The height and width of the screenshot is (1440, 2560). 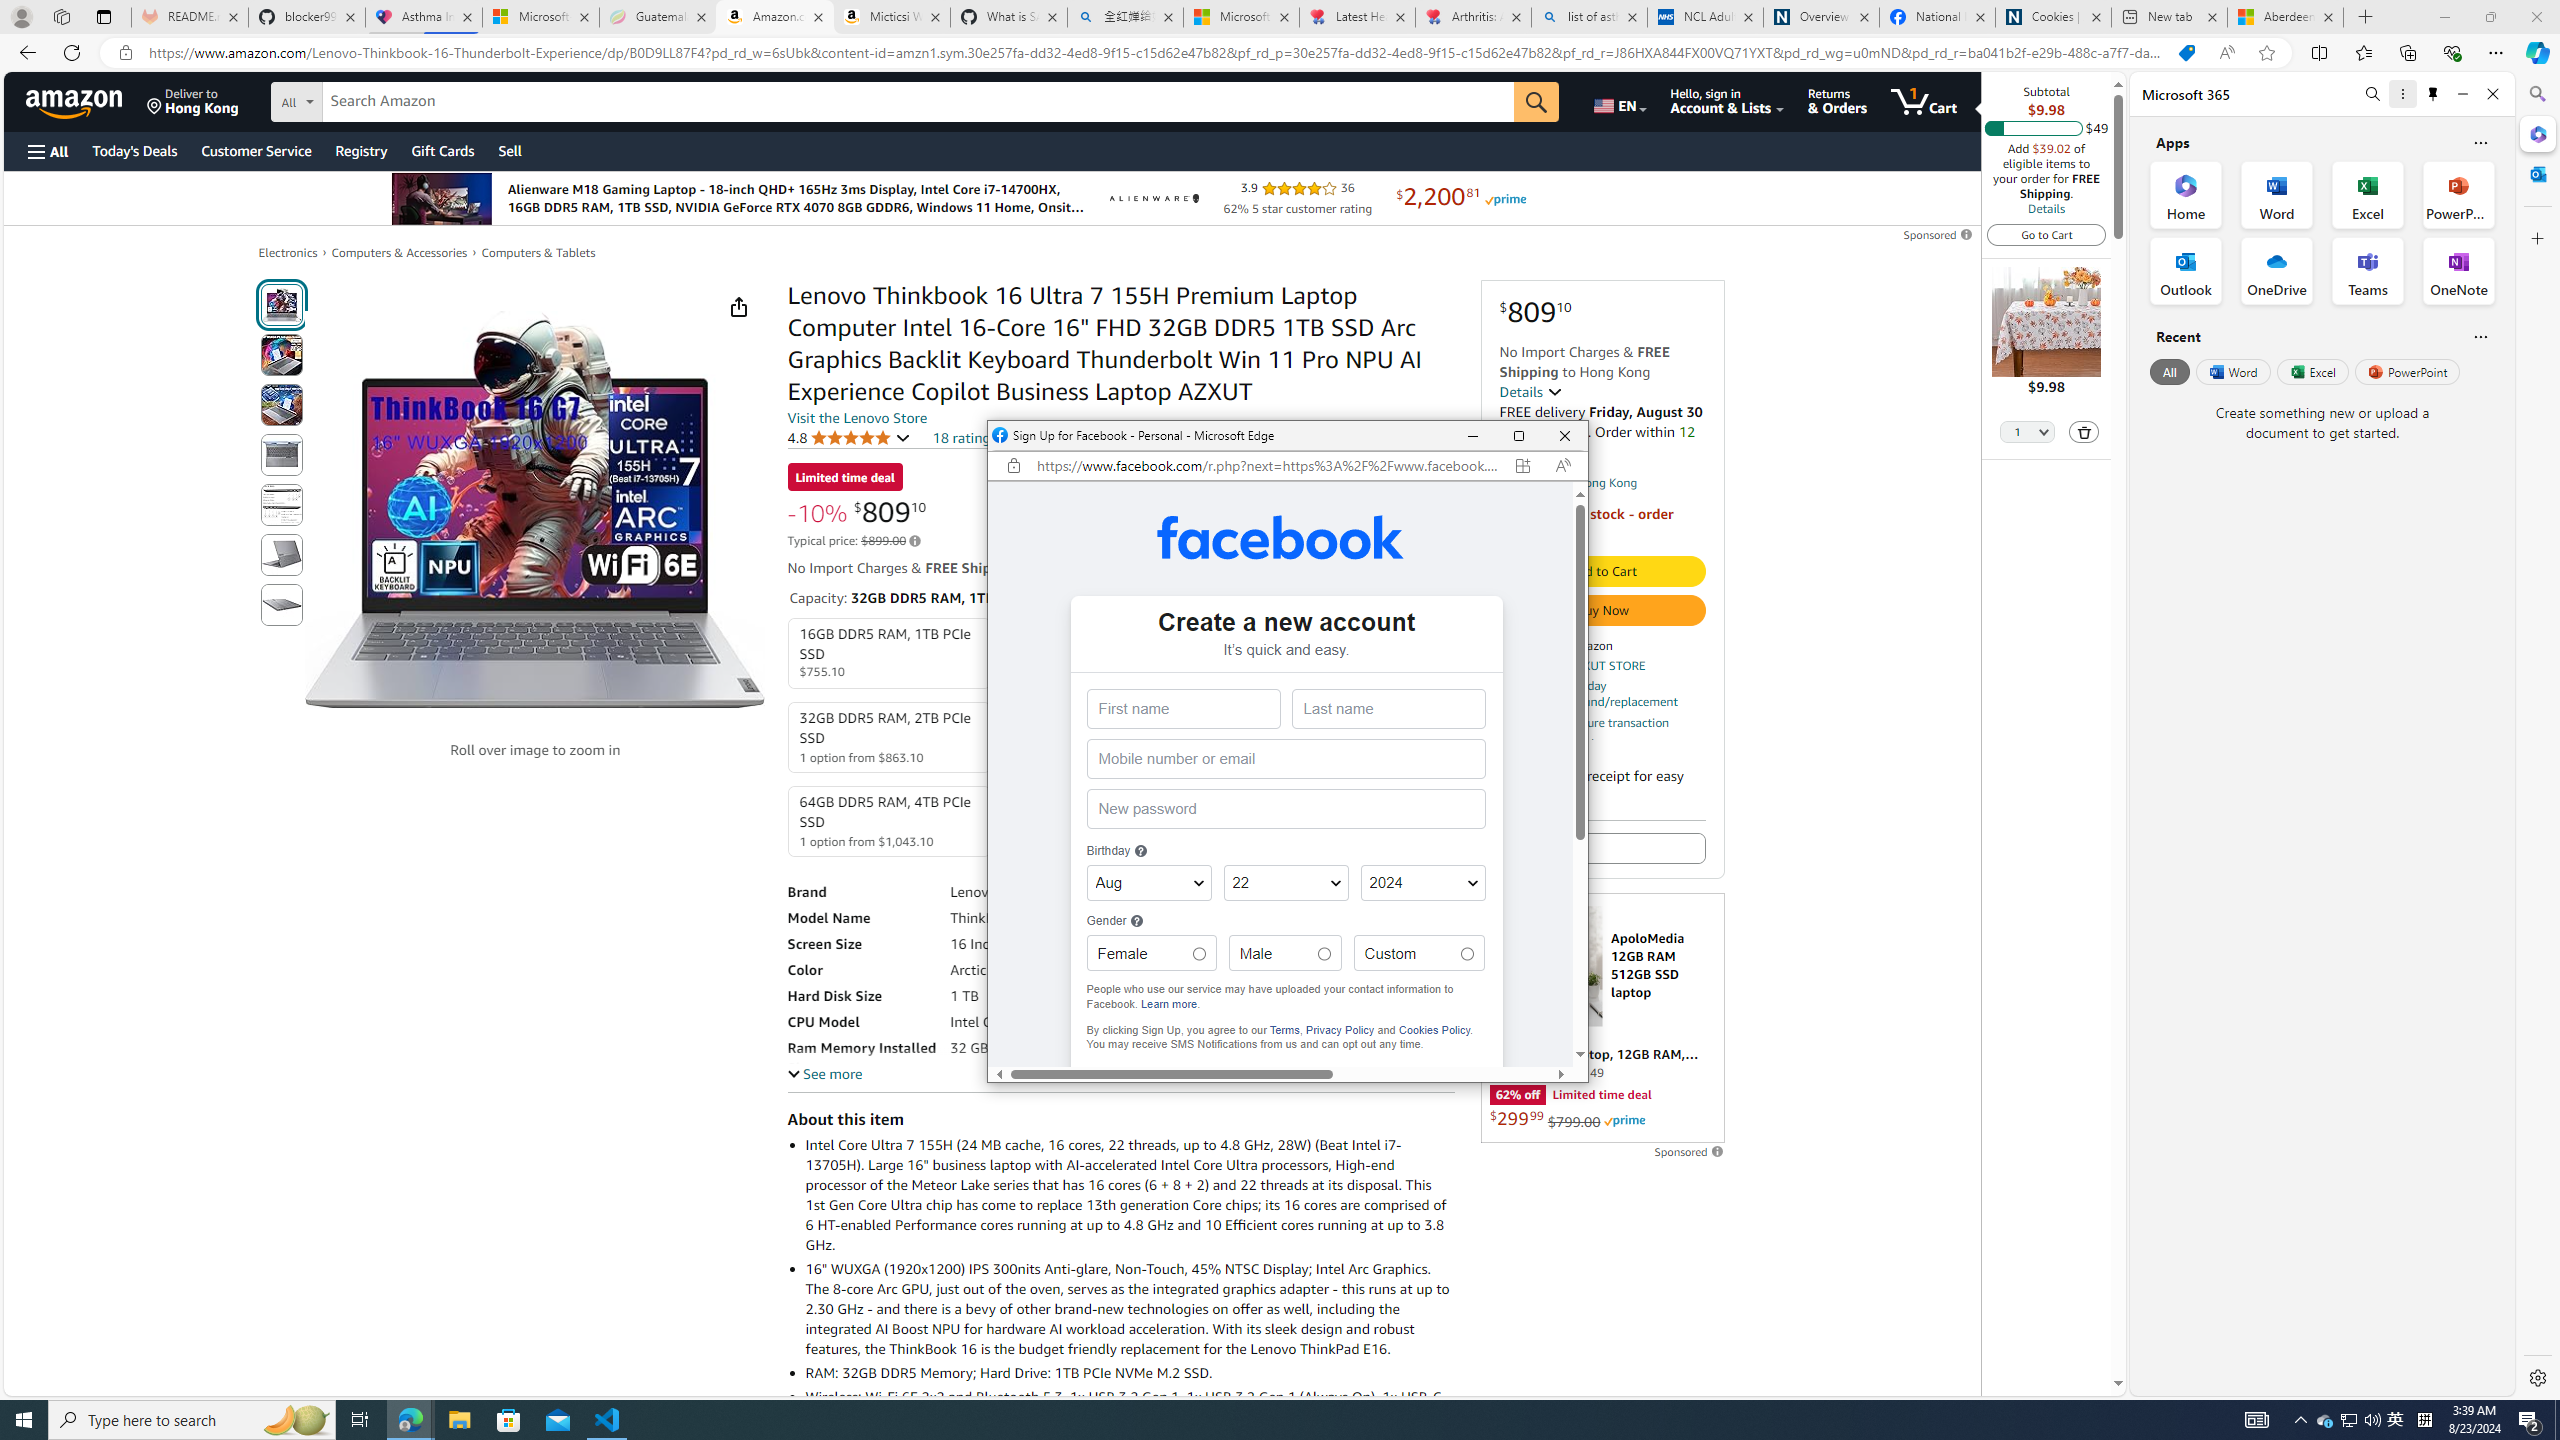 What do you see at coordinates (256, 150) in the screenshot?
I see `'Customer Service'` at bounding box center [256, 150].